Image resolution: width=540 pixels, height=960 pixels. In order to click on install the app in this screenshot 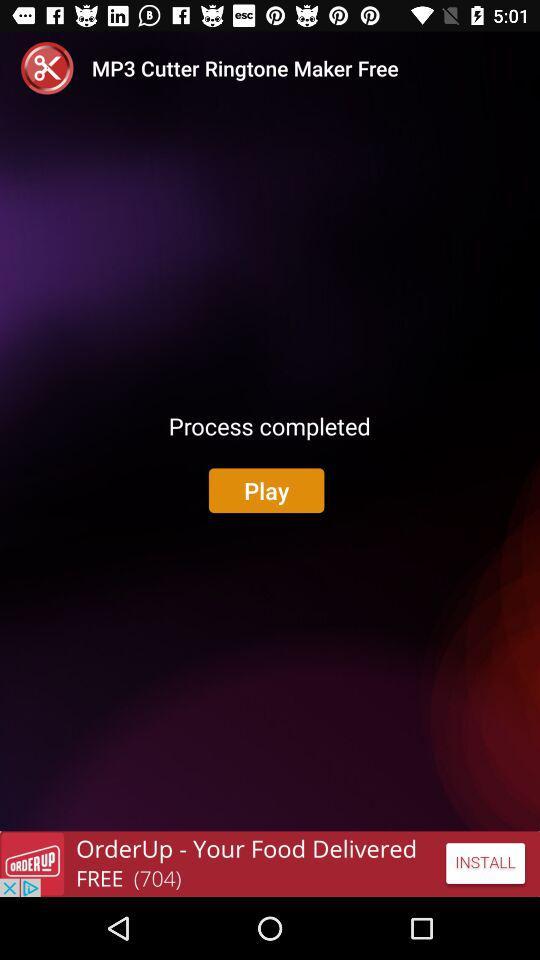, I will do `click(270, 863)`.